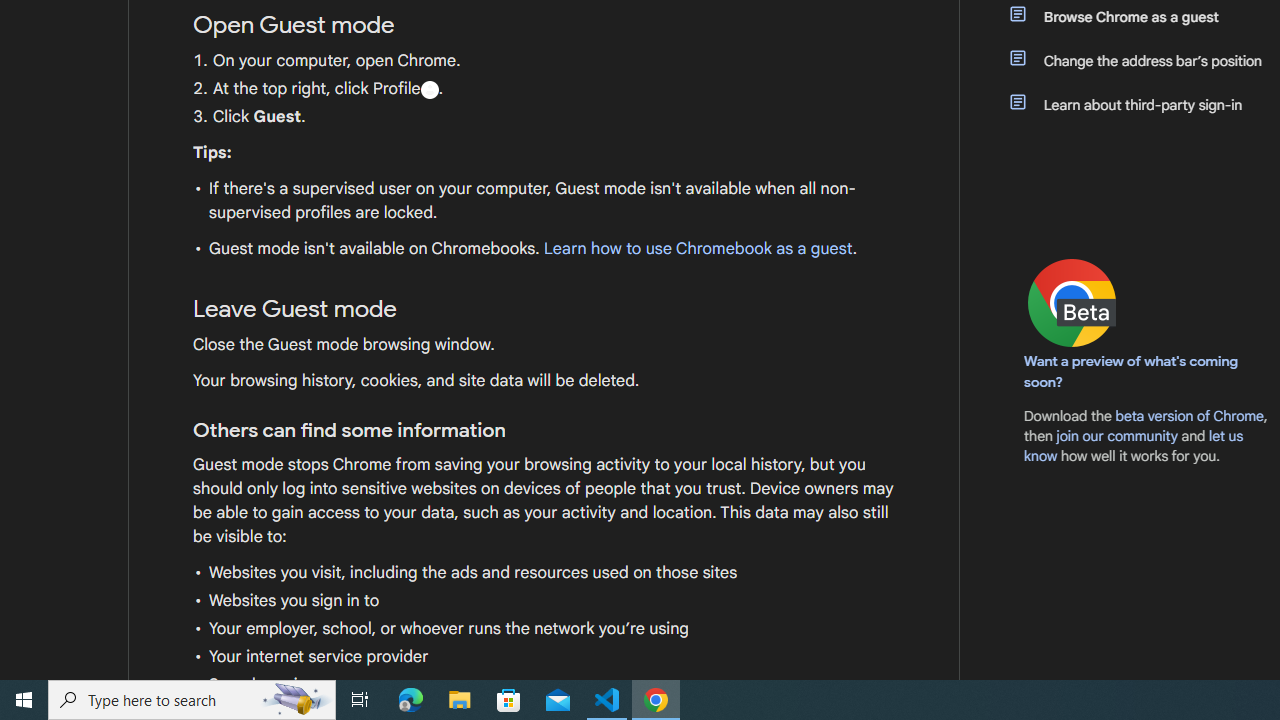 Image resolution: width=1280 pixels, height=720 pixels. I want to click on 'Chrome Beta logo', so click(1071, 303).